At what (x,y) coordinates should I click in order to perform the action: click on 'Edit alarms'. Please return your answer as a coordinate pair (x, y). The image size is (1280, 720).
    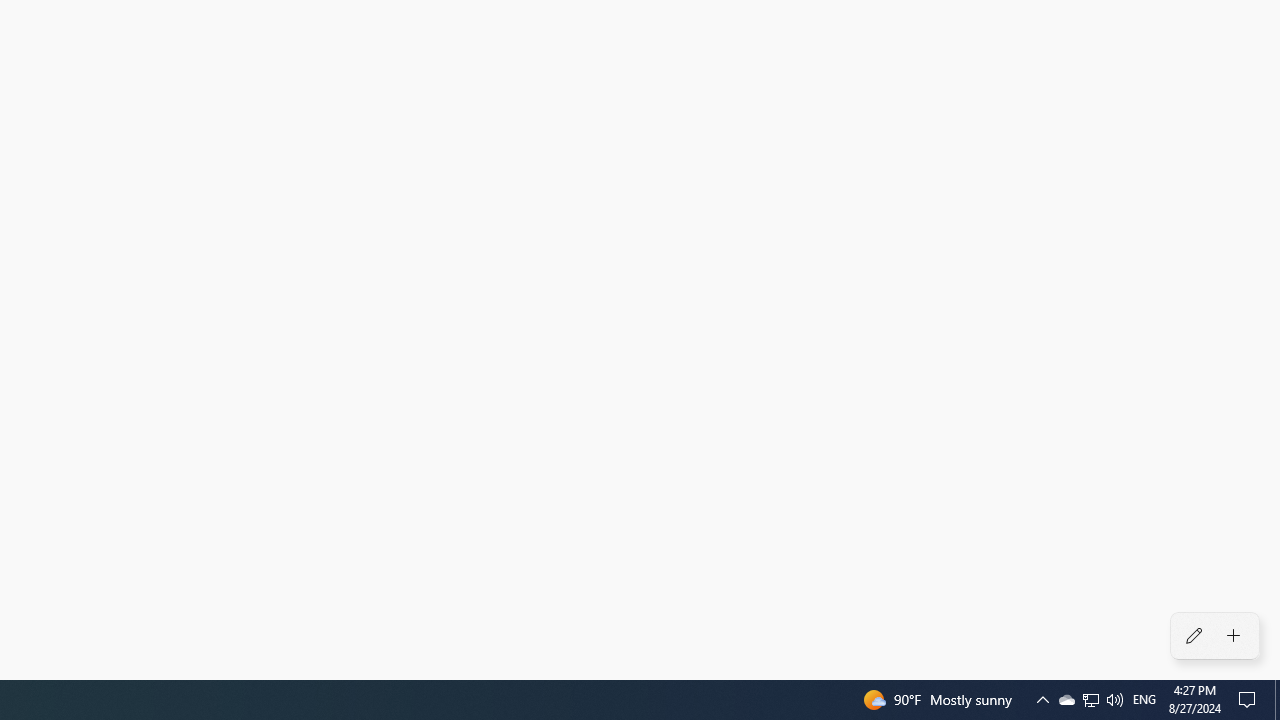
    Looking at the image, I should click on (1193, 636).